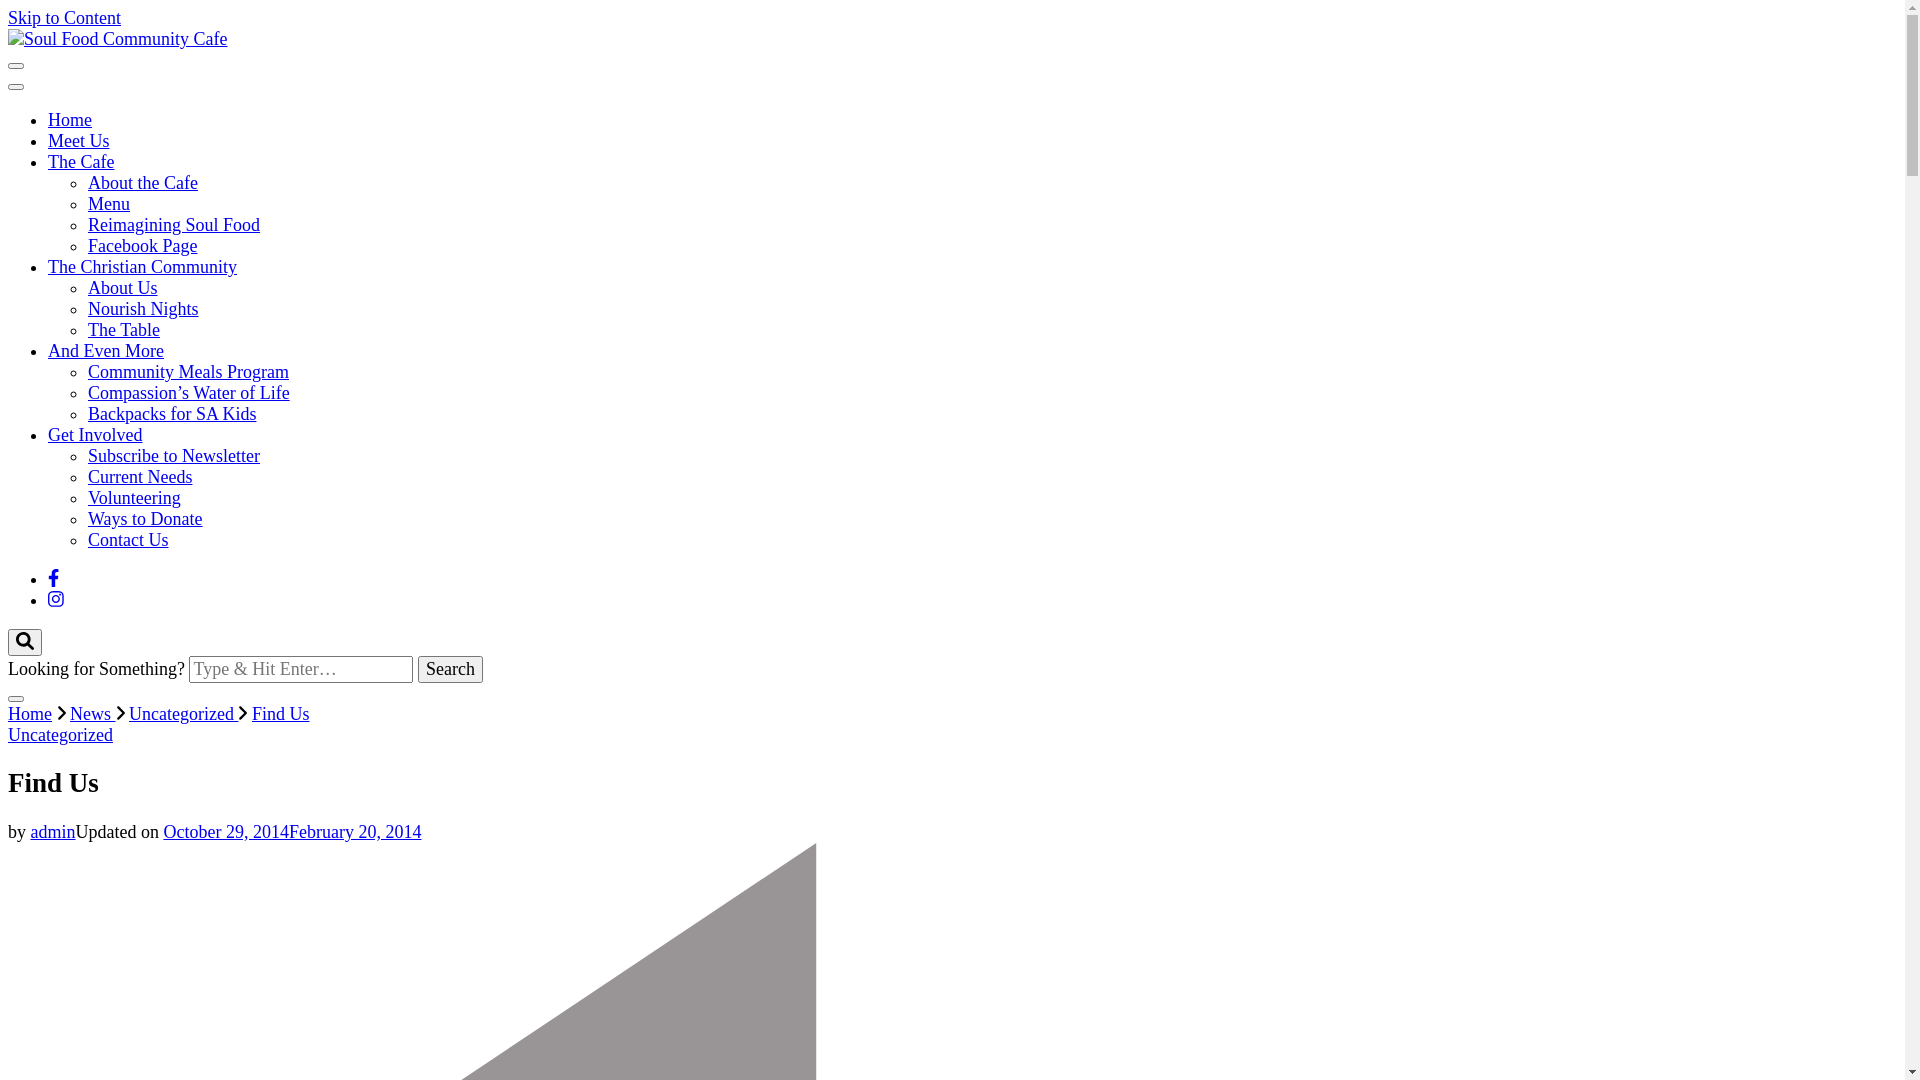 The height and width of the screenshot is (1080, 1920). What do you see at coordinates (48, 350) in the screenshot?
I see `'And Even More'` at bounding box center [48, 350].